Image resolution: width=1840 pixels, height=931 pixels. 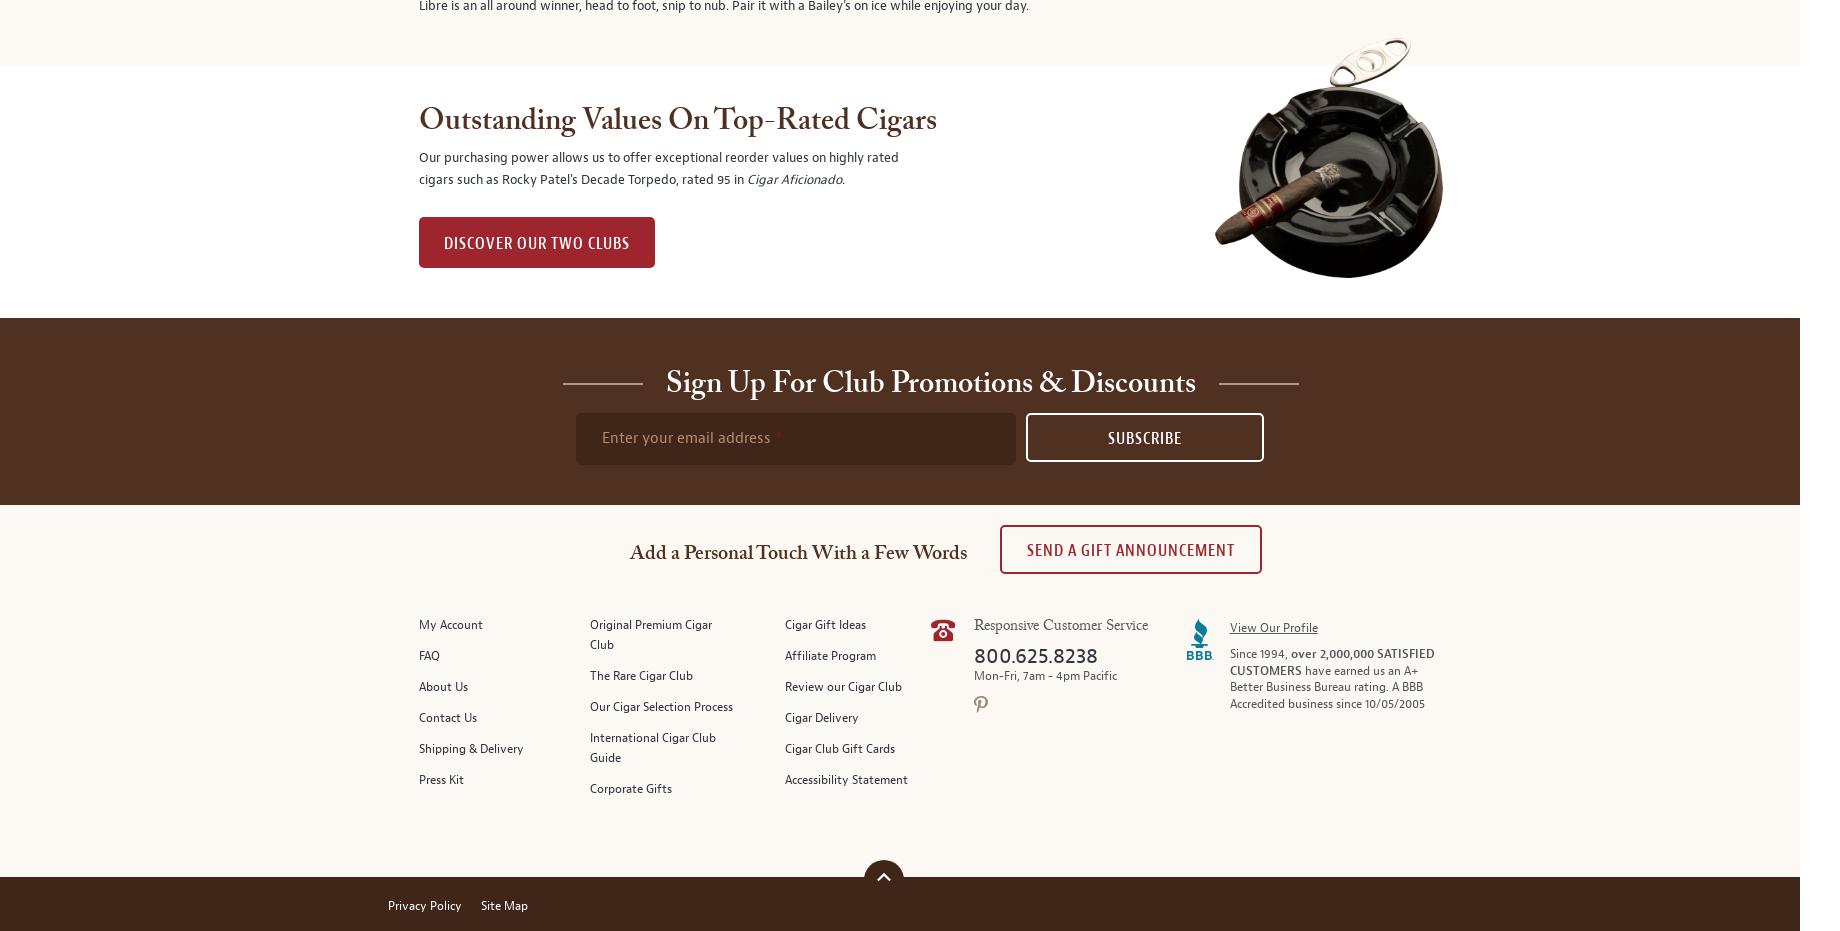 What do you see at coordinates (1059, 626) in the screenshot?
I see `'Responsive Customer Service'` at bounding box center [1059, 626].